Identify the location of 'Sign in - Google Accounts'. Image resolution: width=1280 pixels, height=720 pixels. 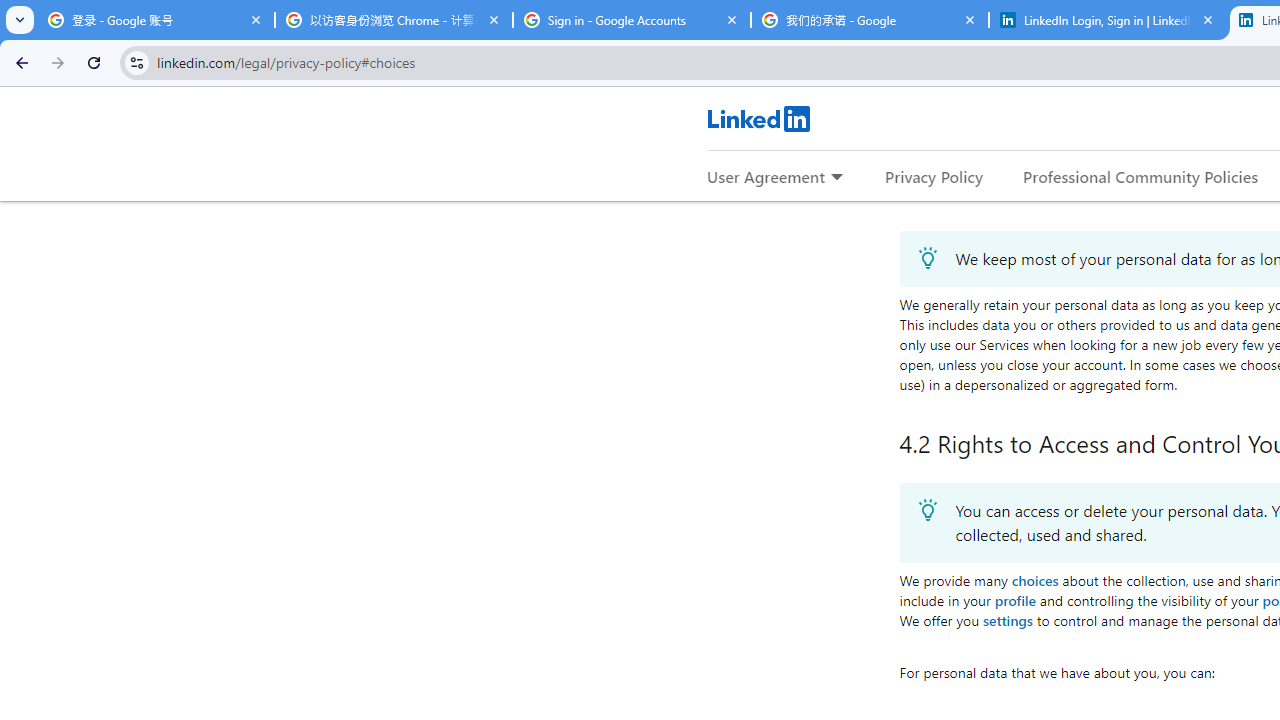
(631, 20).